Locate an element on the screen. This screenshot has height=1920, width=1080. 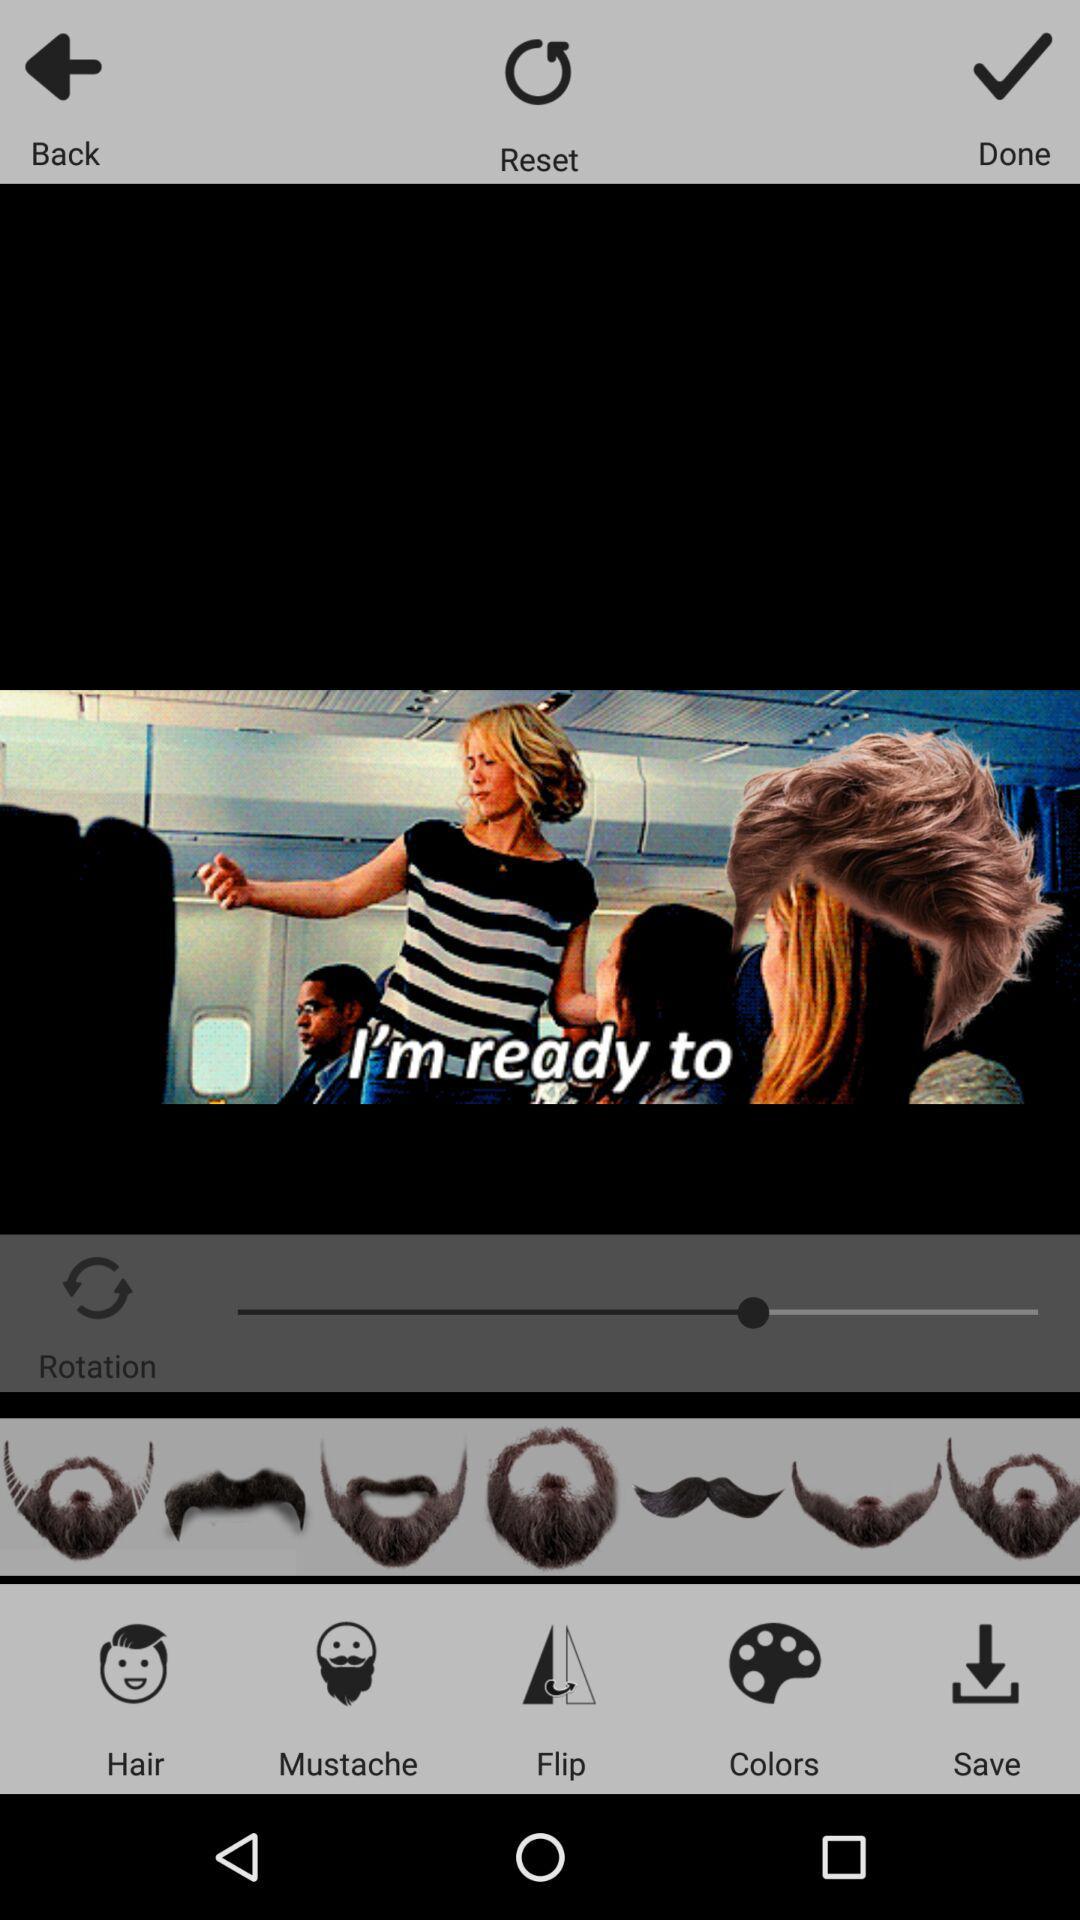
app above the flip icon is located at coordinates (560, 1662).